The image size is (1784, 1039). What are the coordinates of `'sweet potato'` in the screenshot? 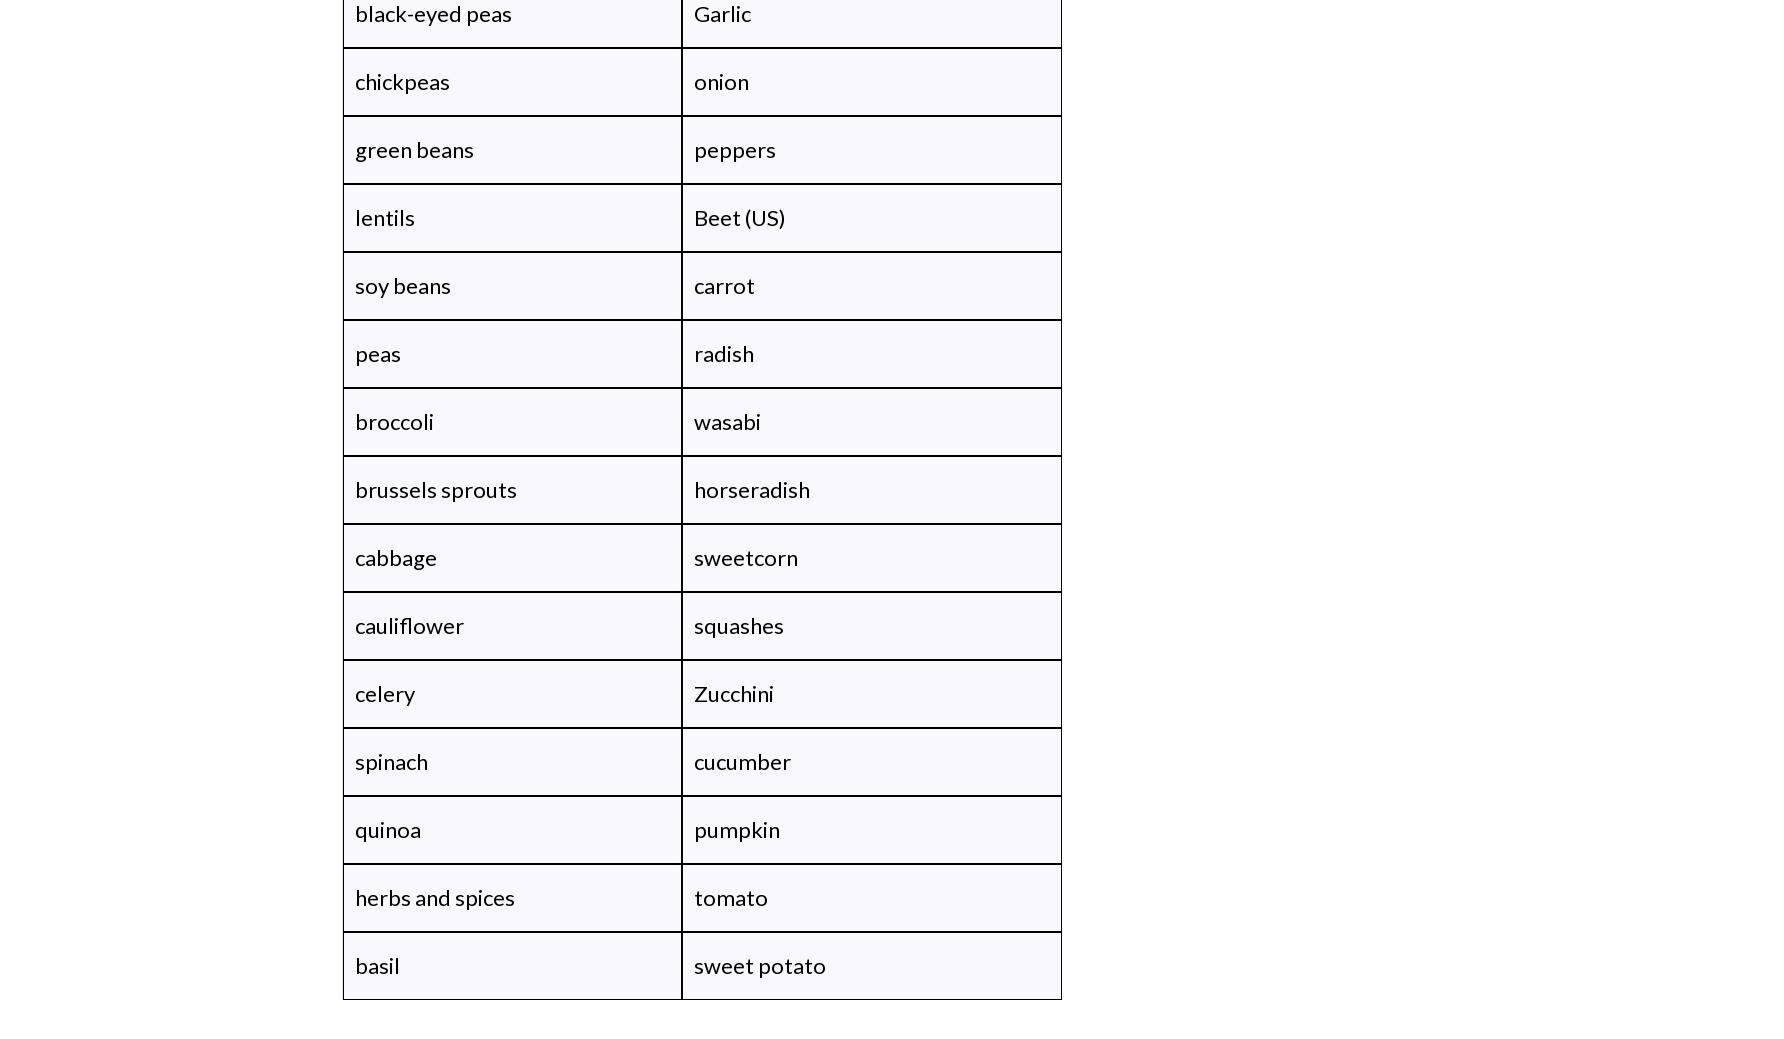 It's located at (693, 965).